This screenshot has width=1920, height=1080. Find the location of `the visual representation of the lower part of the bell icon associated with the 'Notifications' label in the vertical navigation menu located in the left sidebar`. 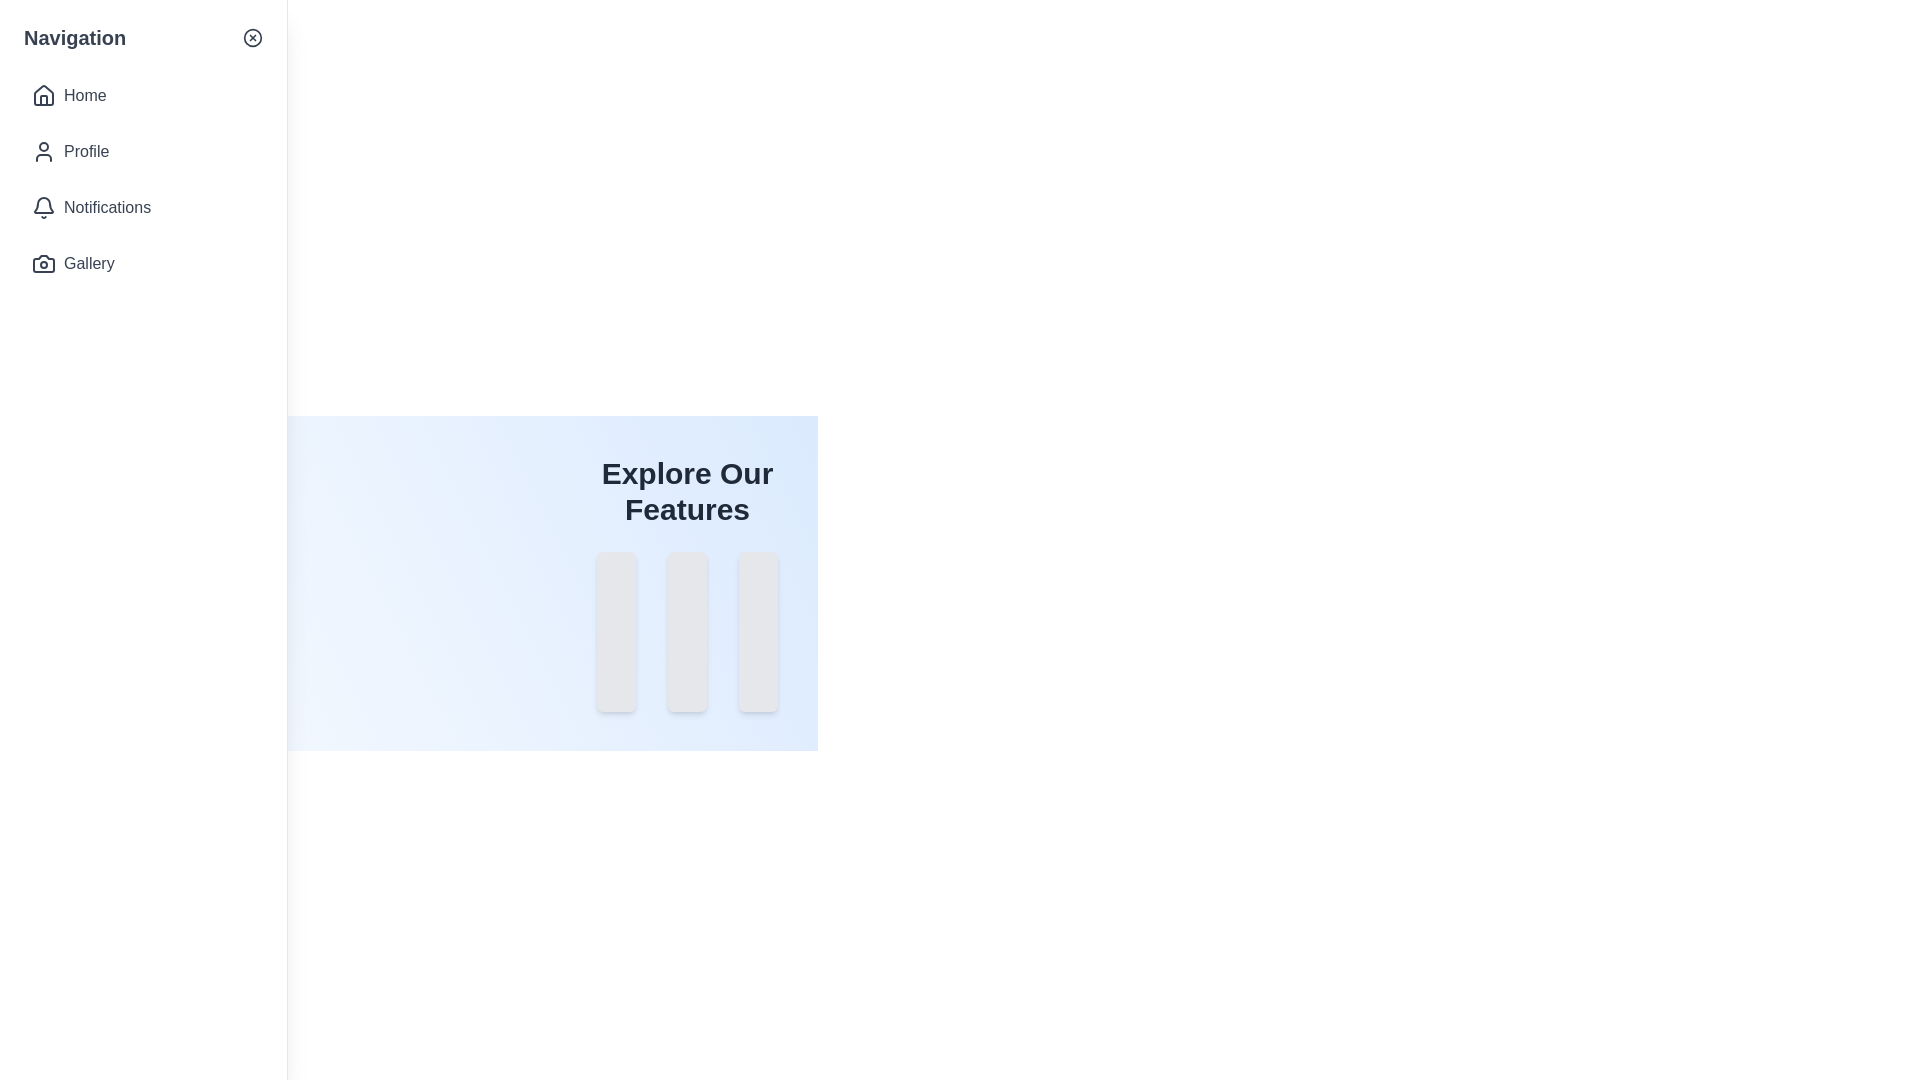

the visual representation of the lower part of the bell icon associated with the 'Notifications' label in the vertical navigation menu located in the left sidebar is located at coordinates (43, 205).